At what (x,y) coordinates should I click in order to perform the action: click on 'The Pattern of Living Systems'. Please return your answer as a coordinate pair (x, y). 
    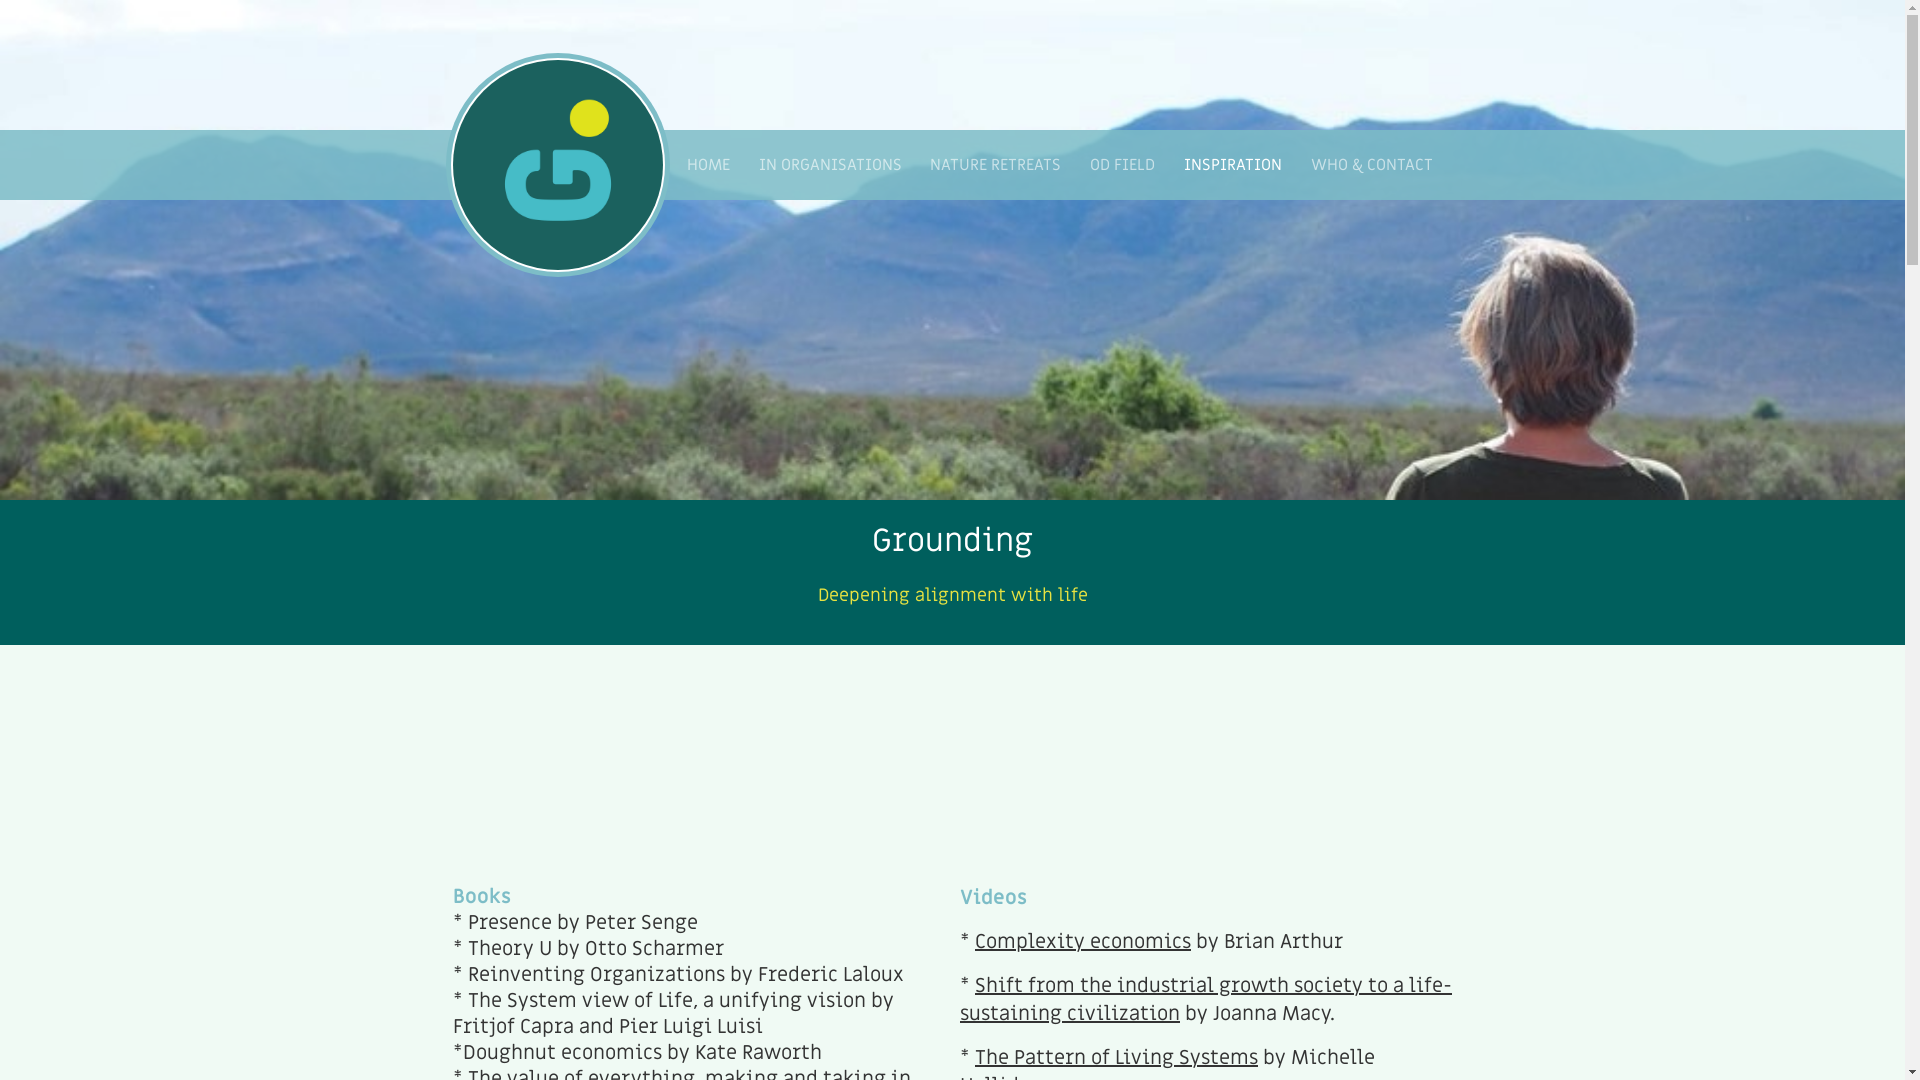
    Looking at the image, I should click on (1115, 1056).